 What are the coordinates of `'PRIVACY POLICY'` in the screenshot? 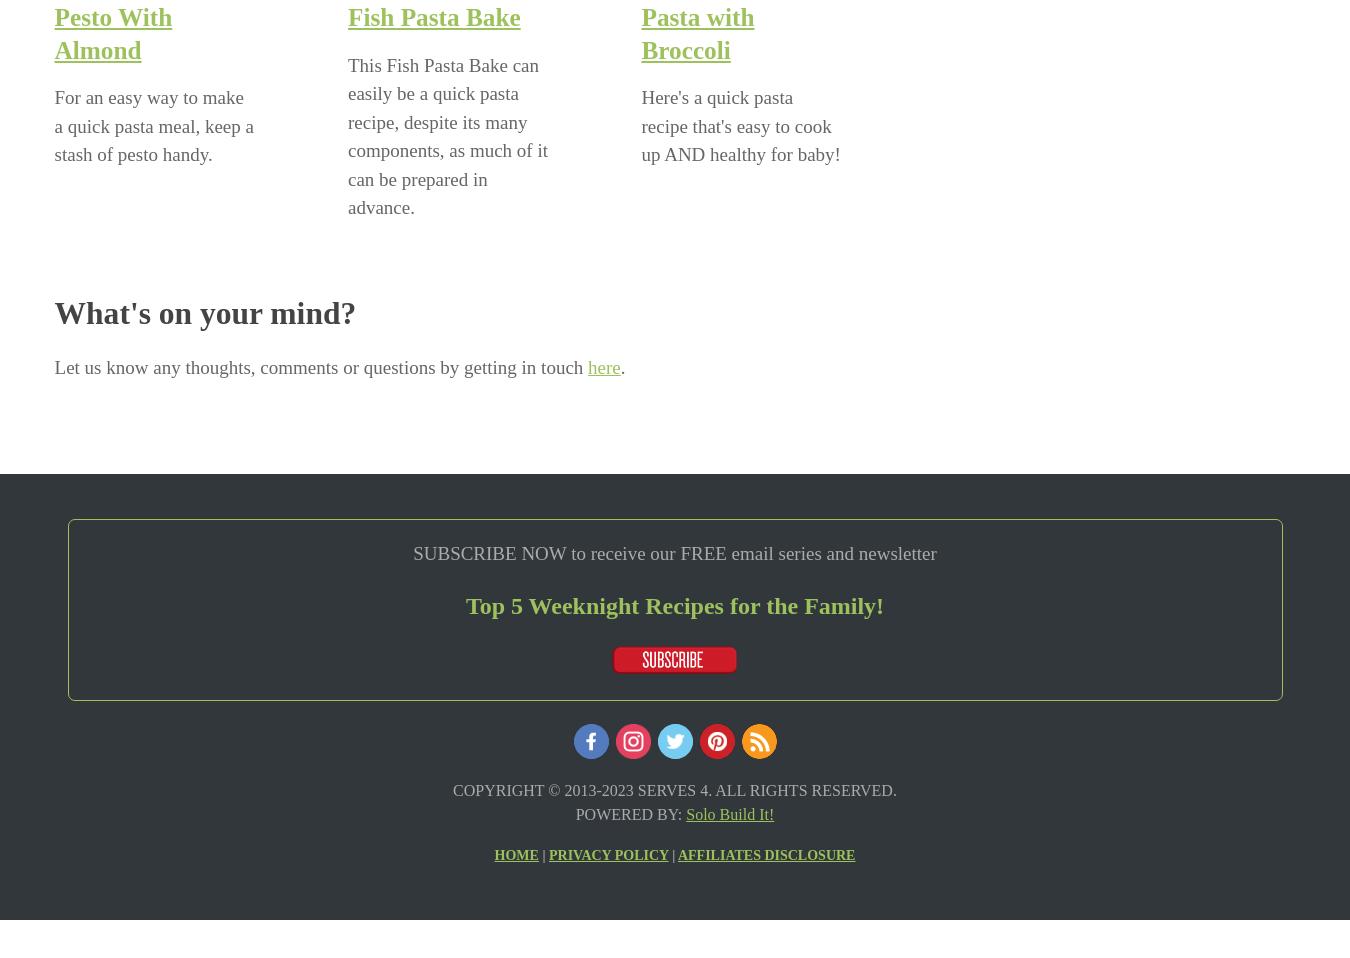 It's located at (608, 853).